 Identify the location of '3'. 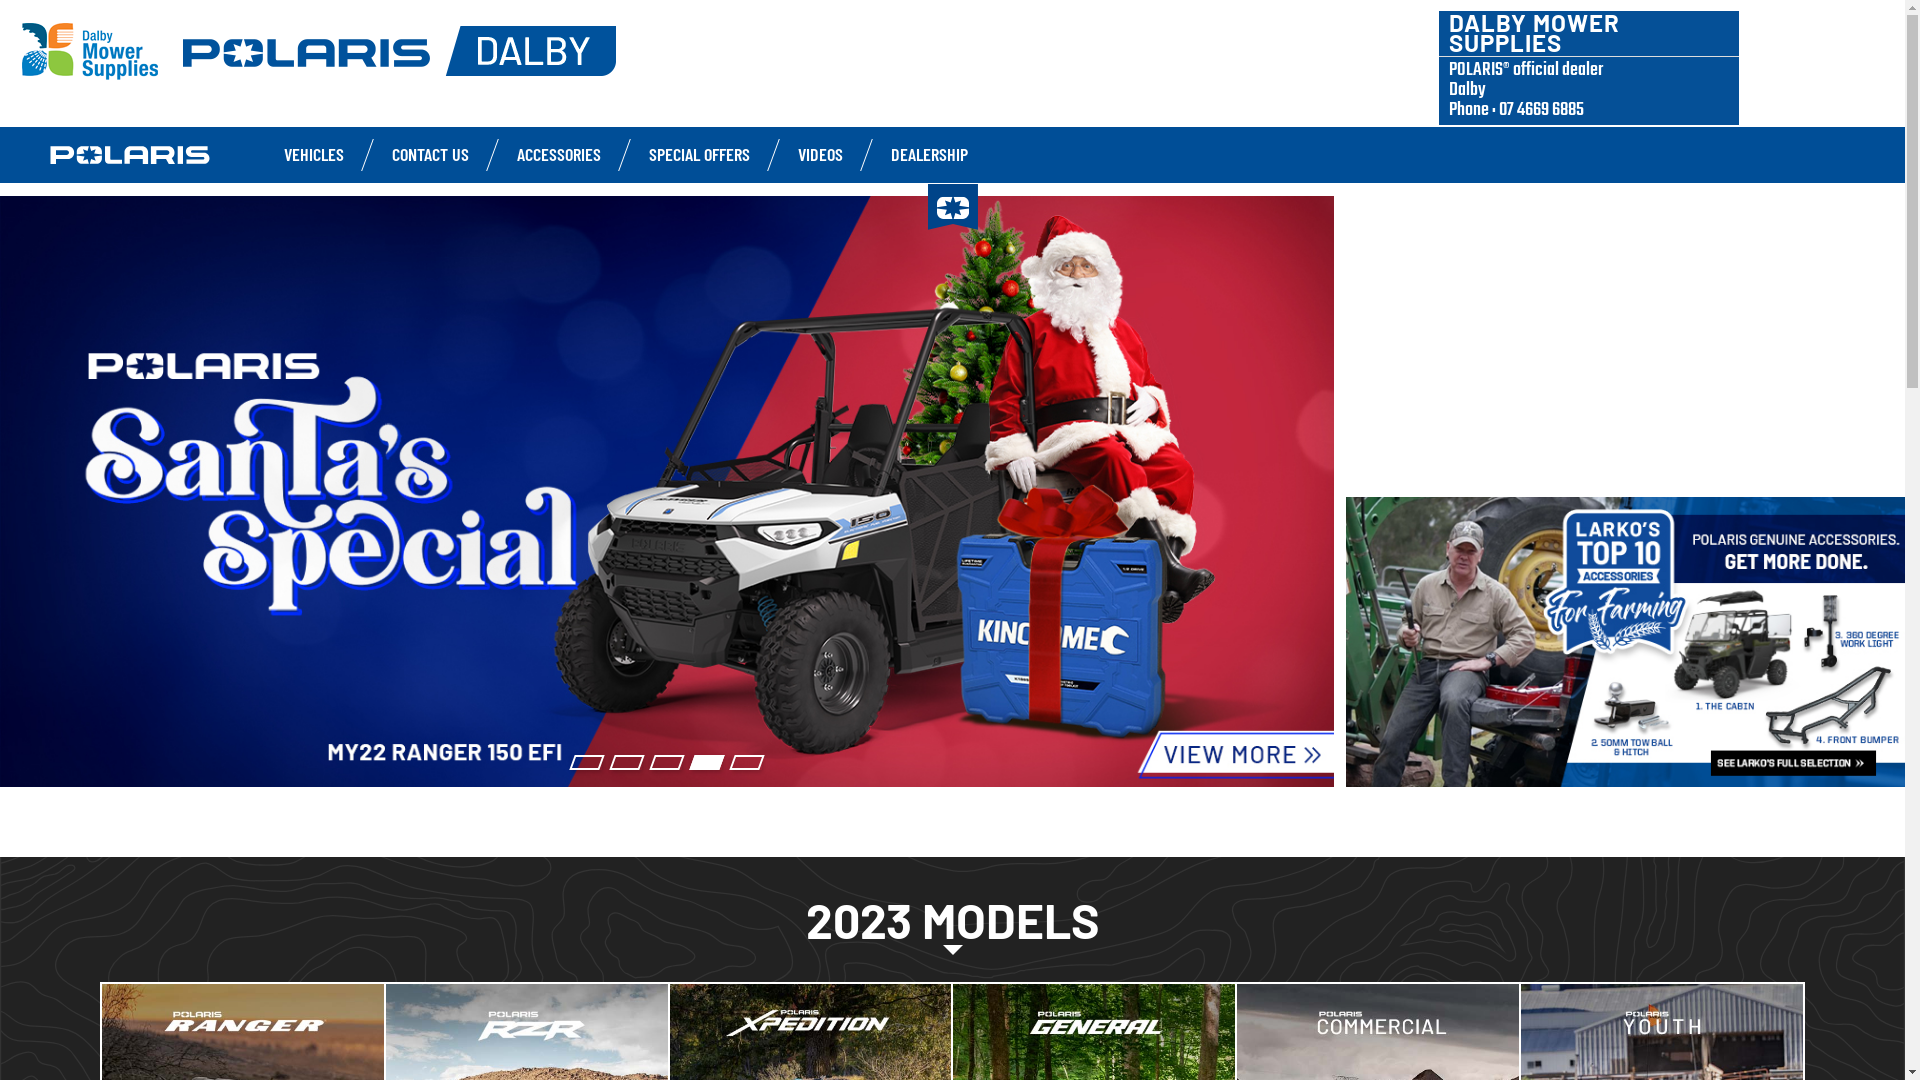
(667, 762).